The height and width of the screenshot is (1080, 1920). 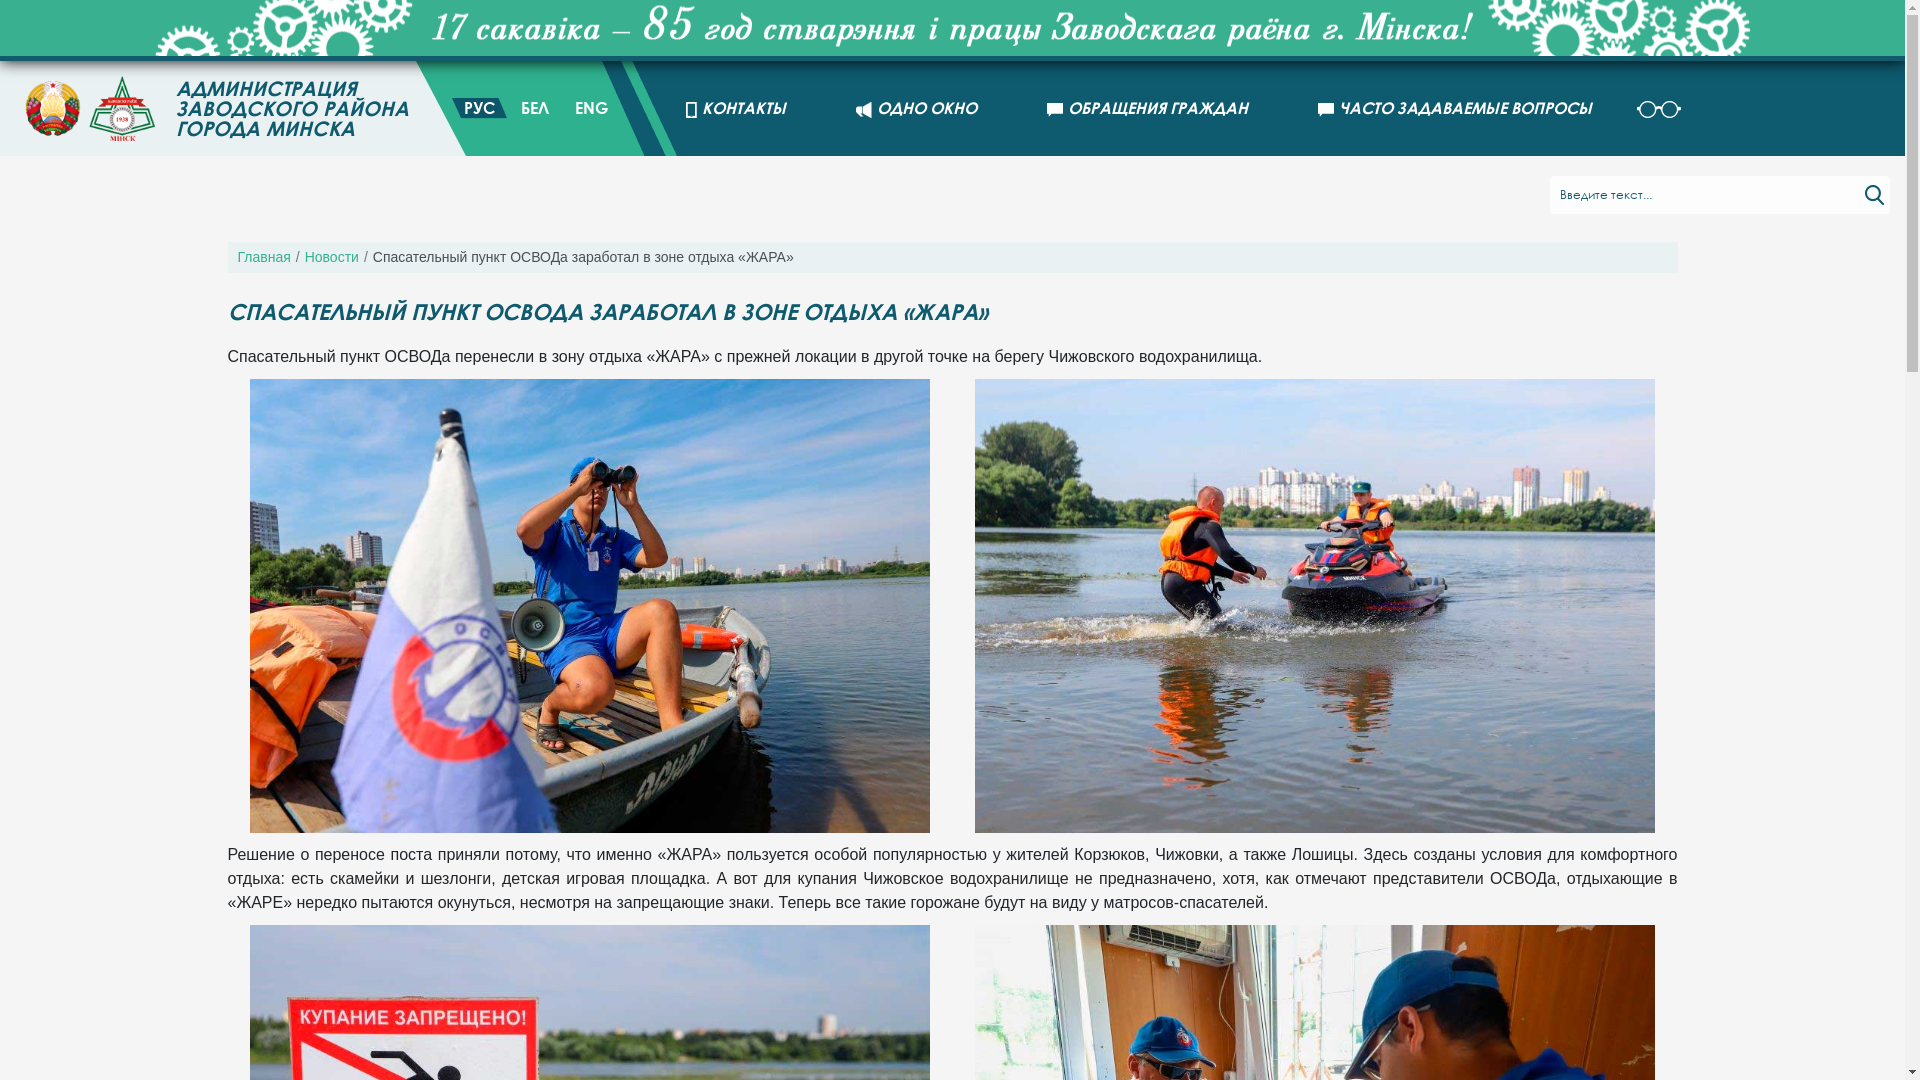 I want to click on 'ENG', so click(x=590, y=108).